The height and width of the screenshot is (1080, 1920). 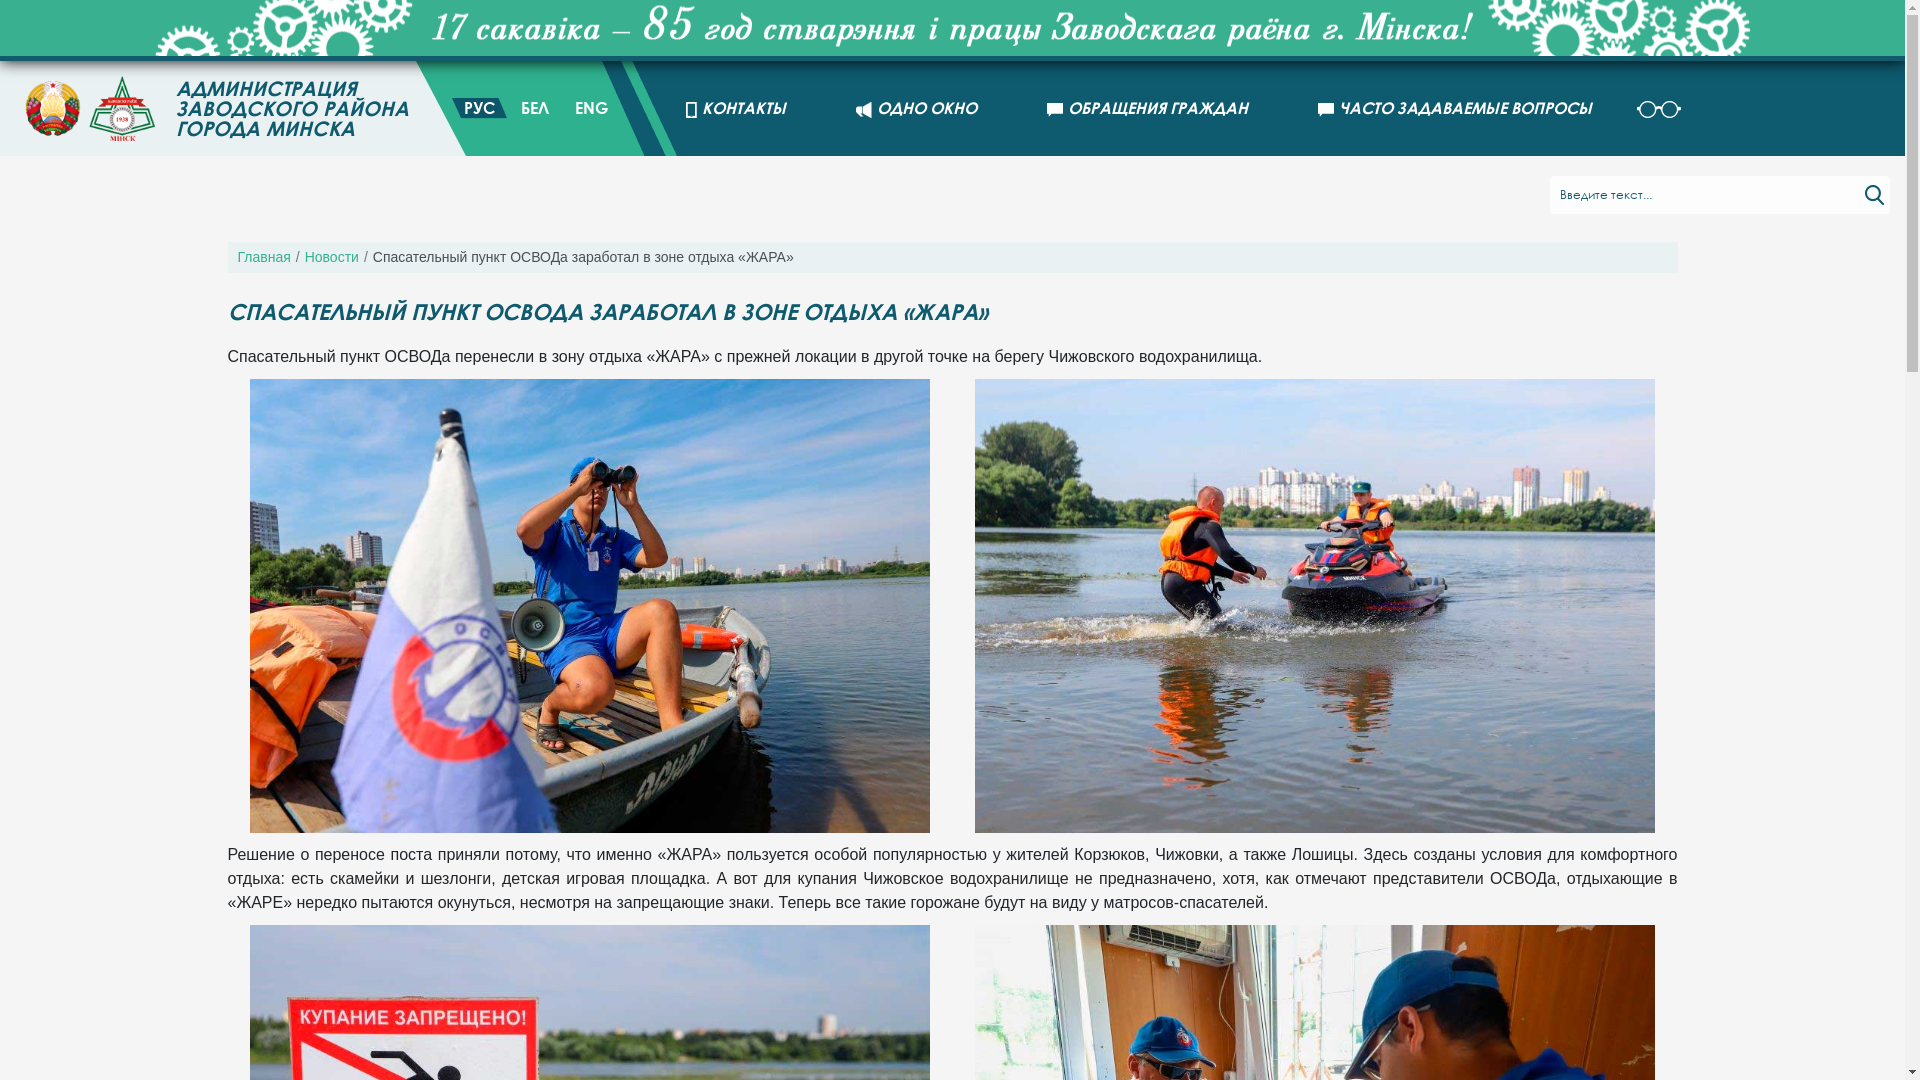 I want to click on 'ENG', so click(x=590, y=108).